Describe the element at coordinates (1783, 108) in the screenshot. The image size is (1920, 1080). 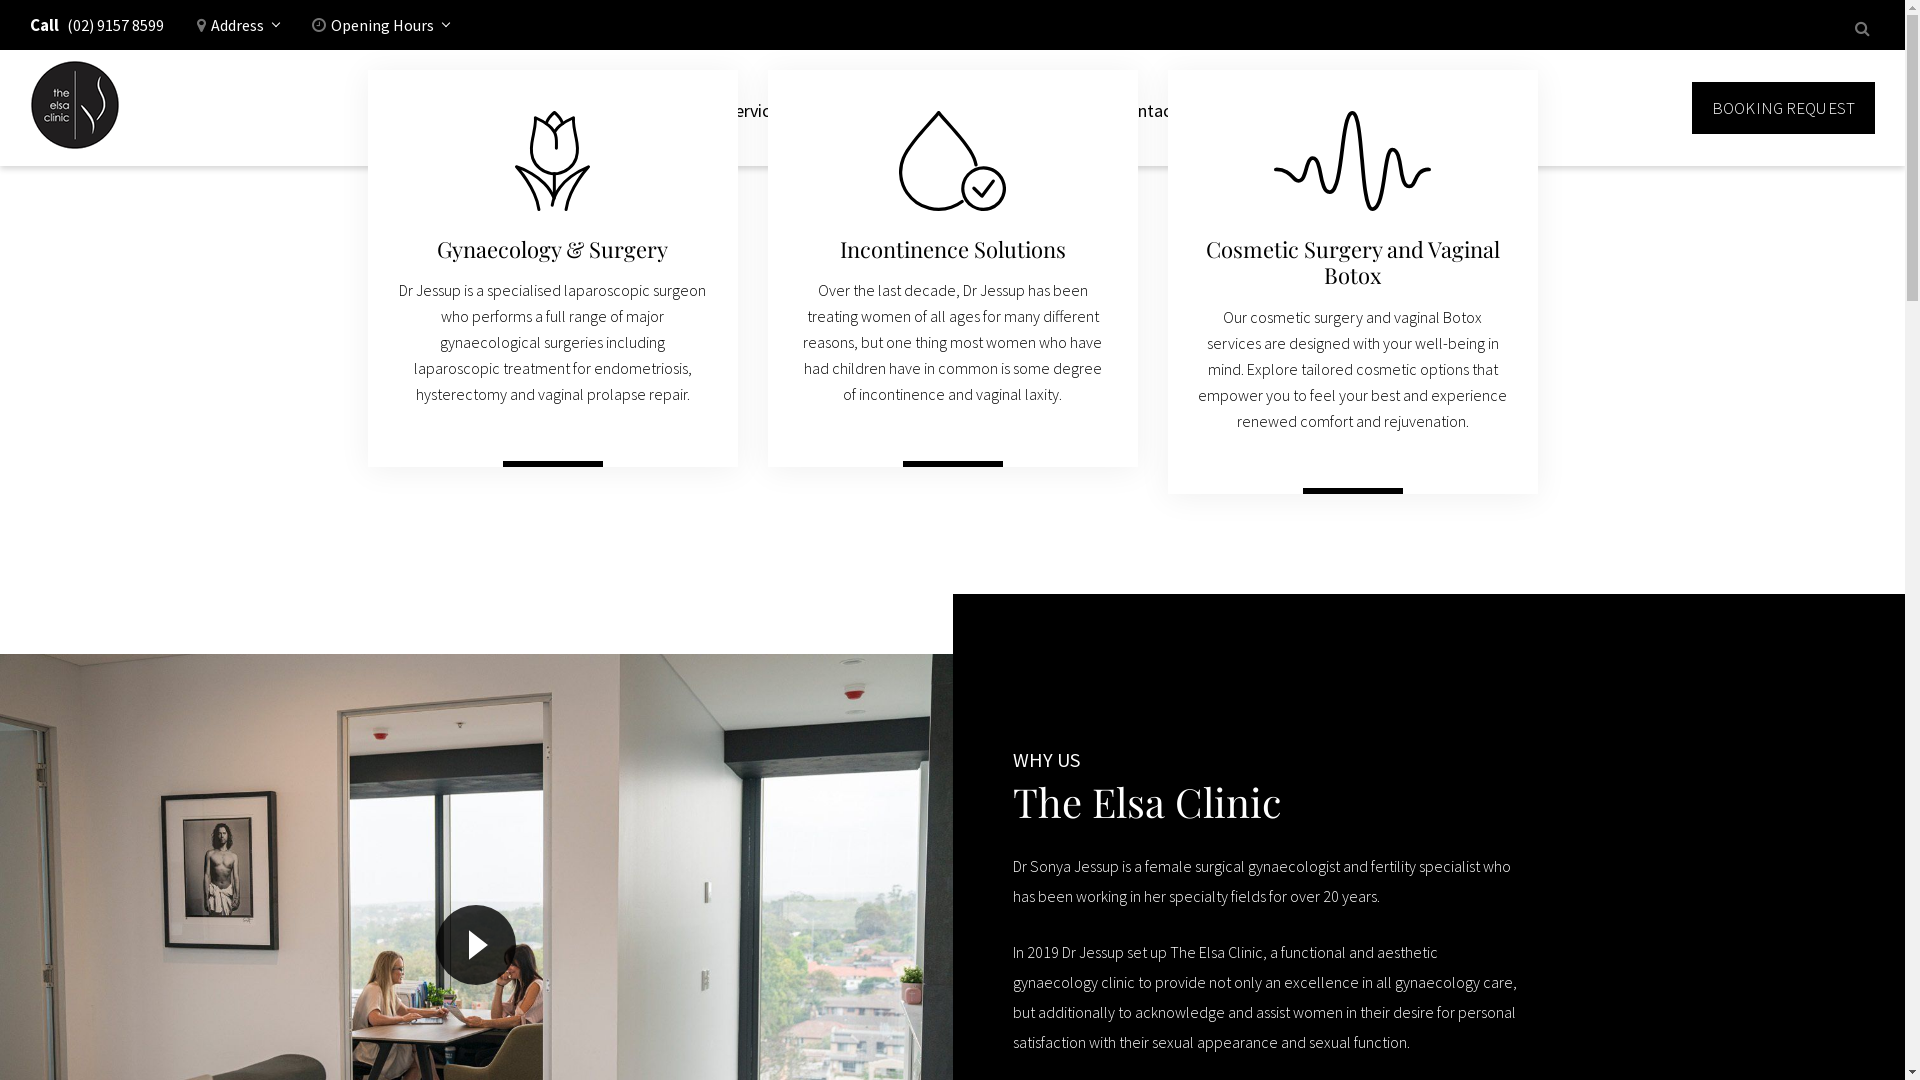
I see `'BOOKING REQUEST'` at that location.